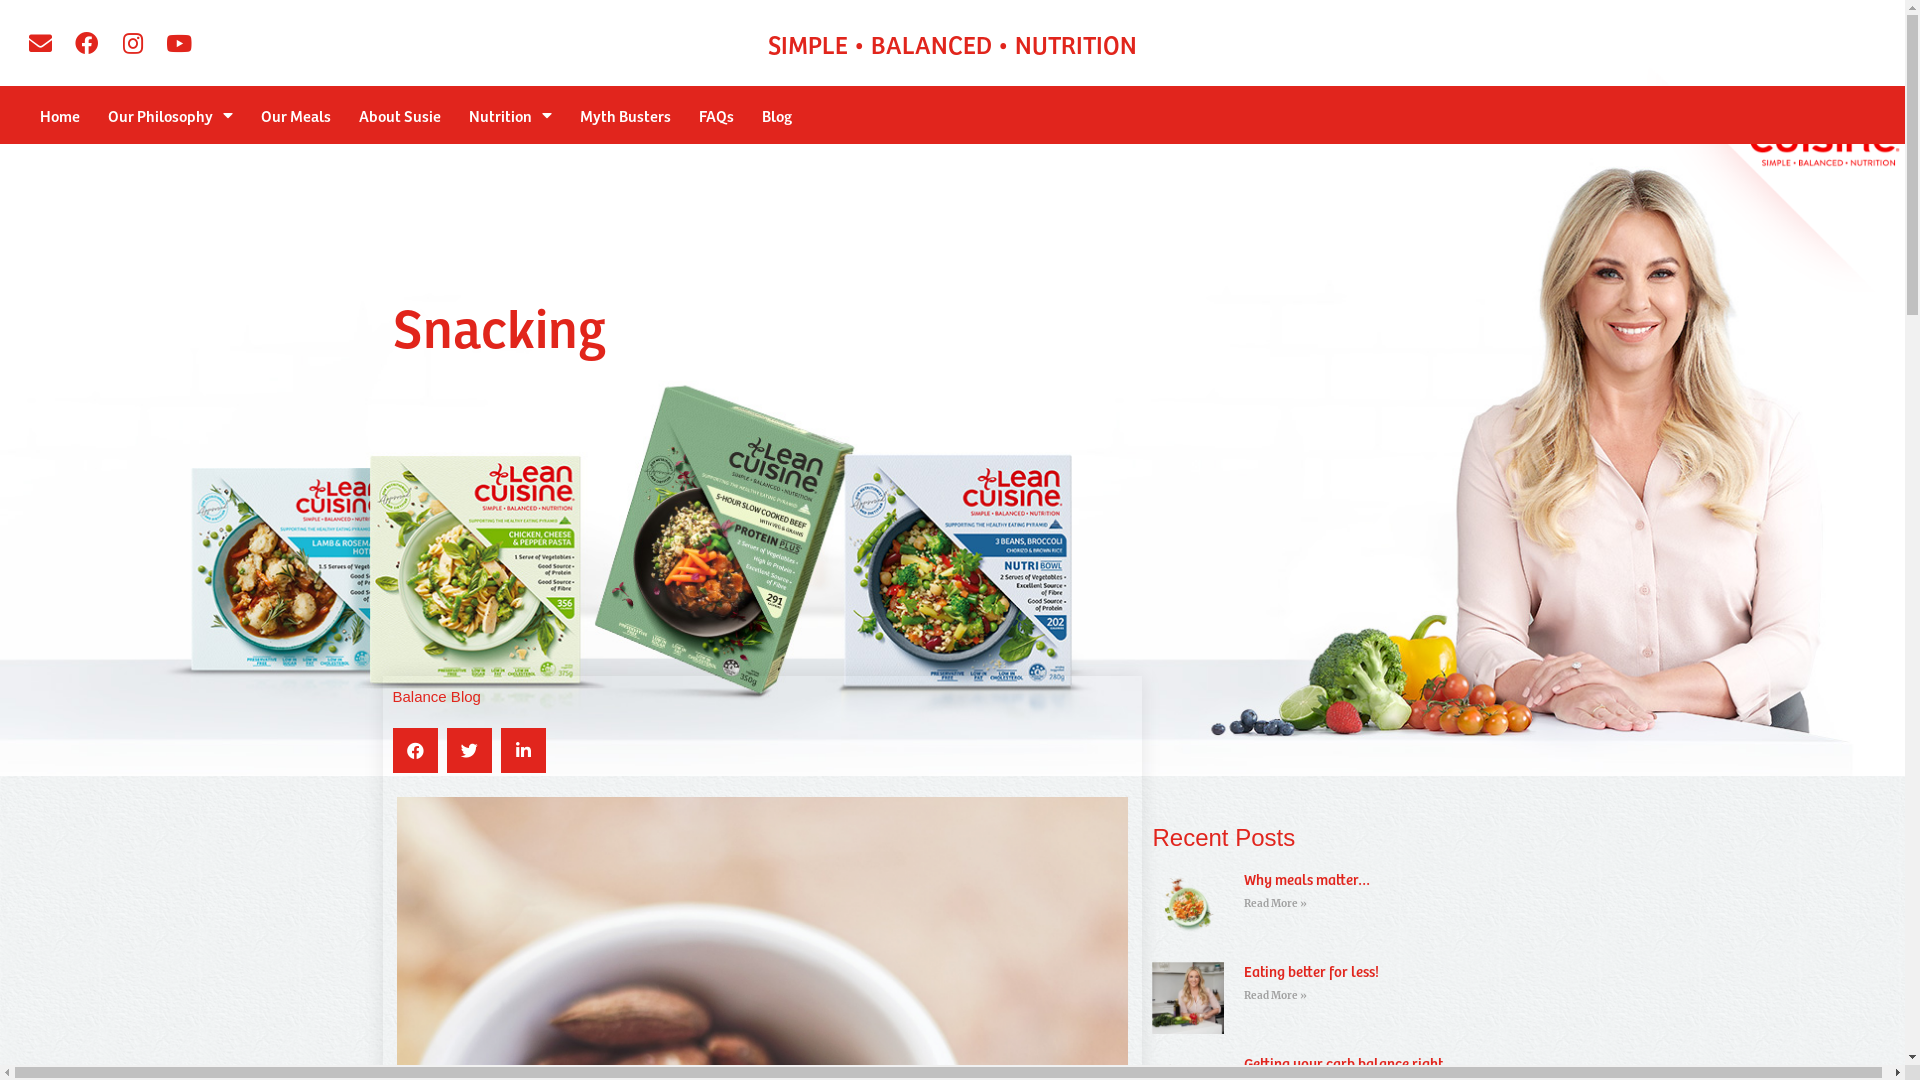 The width and height of the screenshot is (1920, 1080). What do you see at coordinates (435, 695) in the screenshot?
I see `'Balance Blog'` at bounding box center [435, 695].